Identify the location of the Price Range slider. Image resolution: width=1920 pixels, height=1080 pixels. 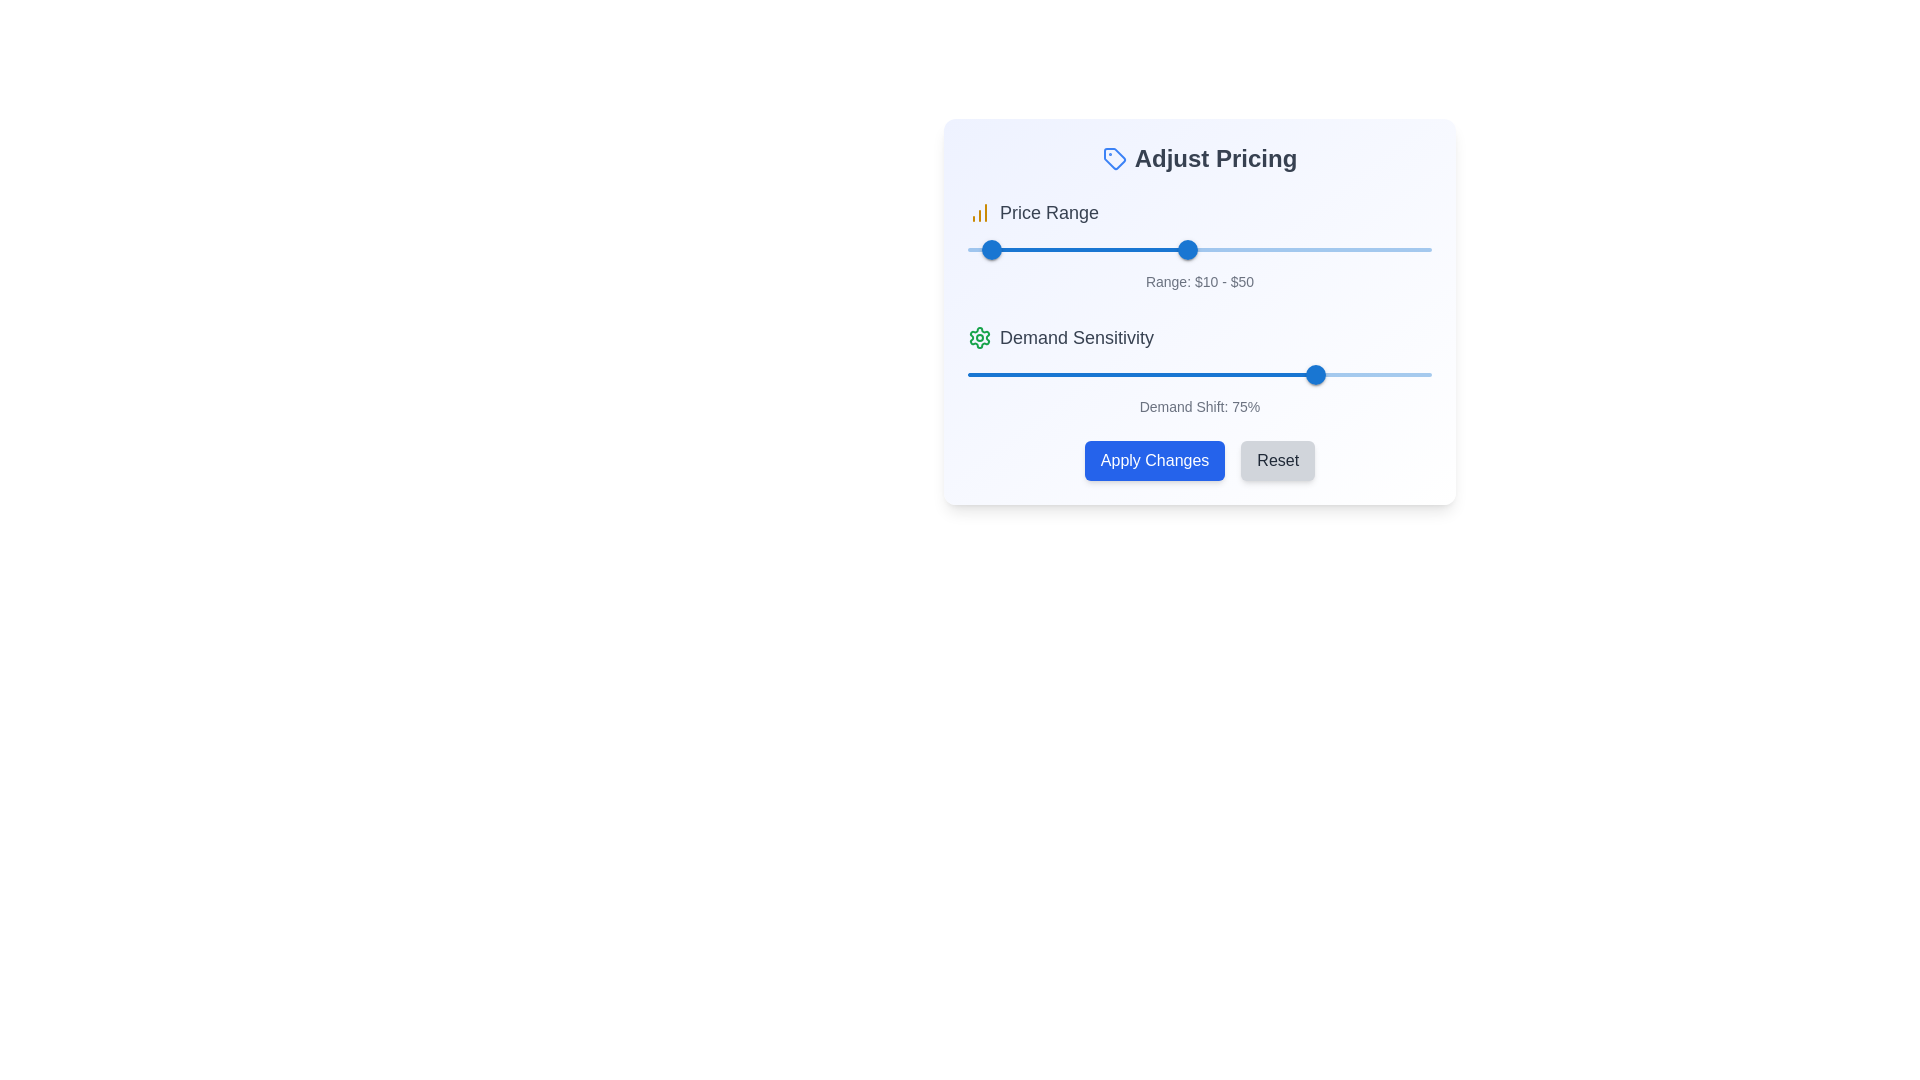
(1107, 249).